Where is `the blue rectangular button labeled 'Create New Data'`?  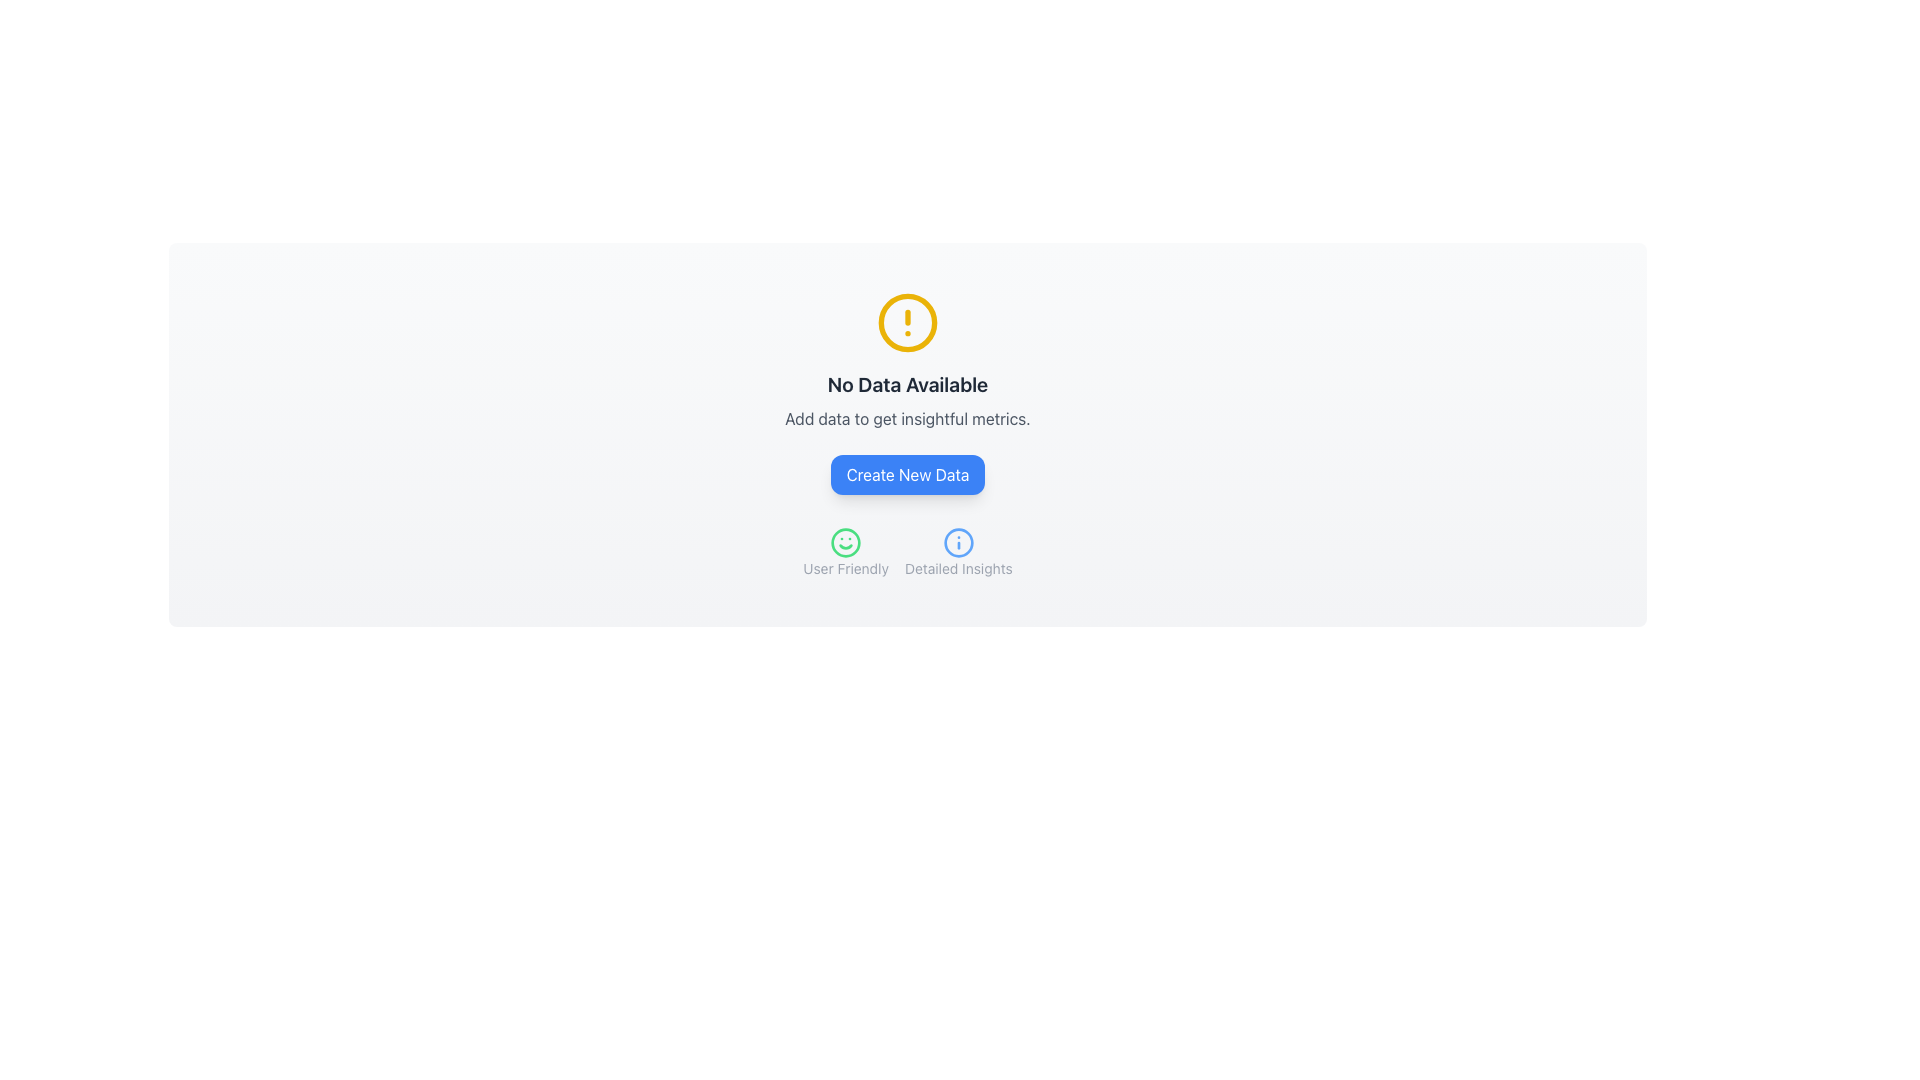 the blue rectangular button labeled 'Create New Data' is located at coordinates (906, 474).